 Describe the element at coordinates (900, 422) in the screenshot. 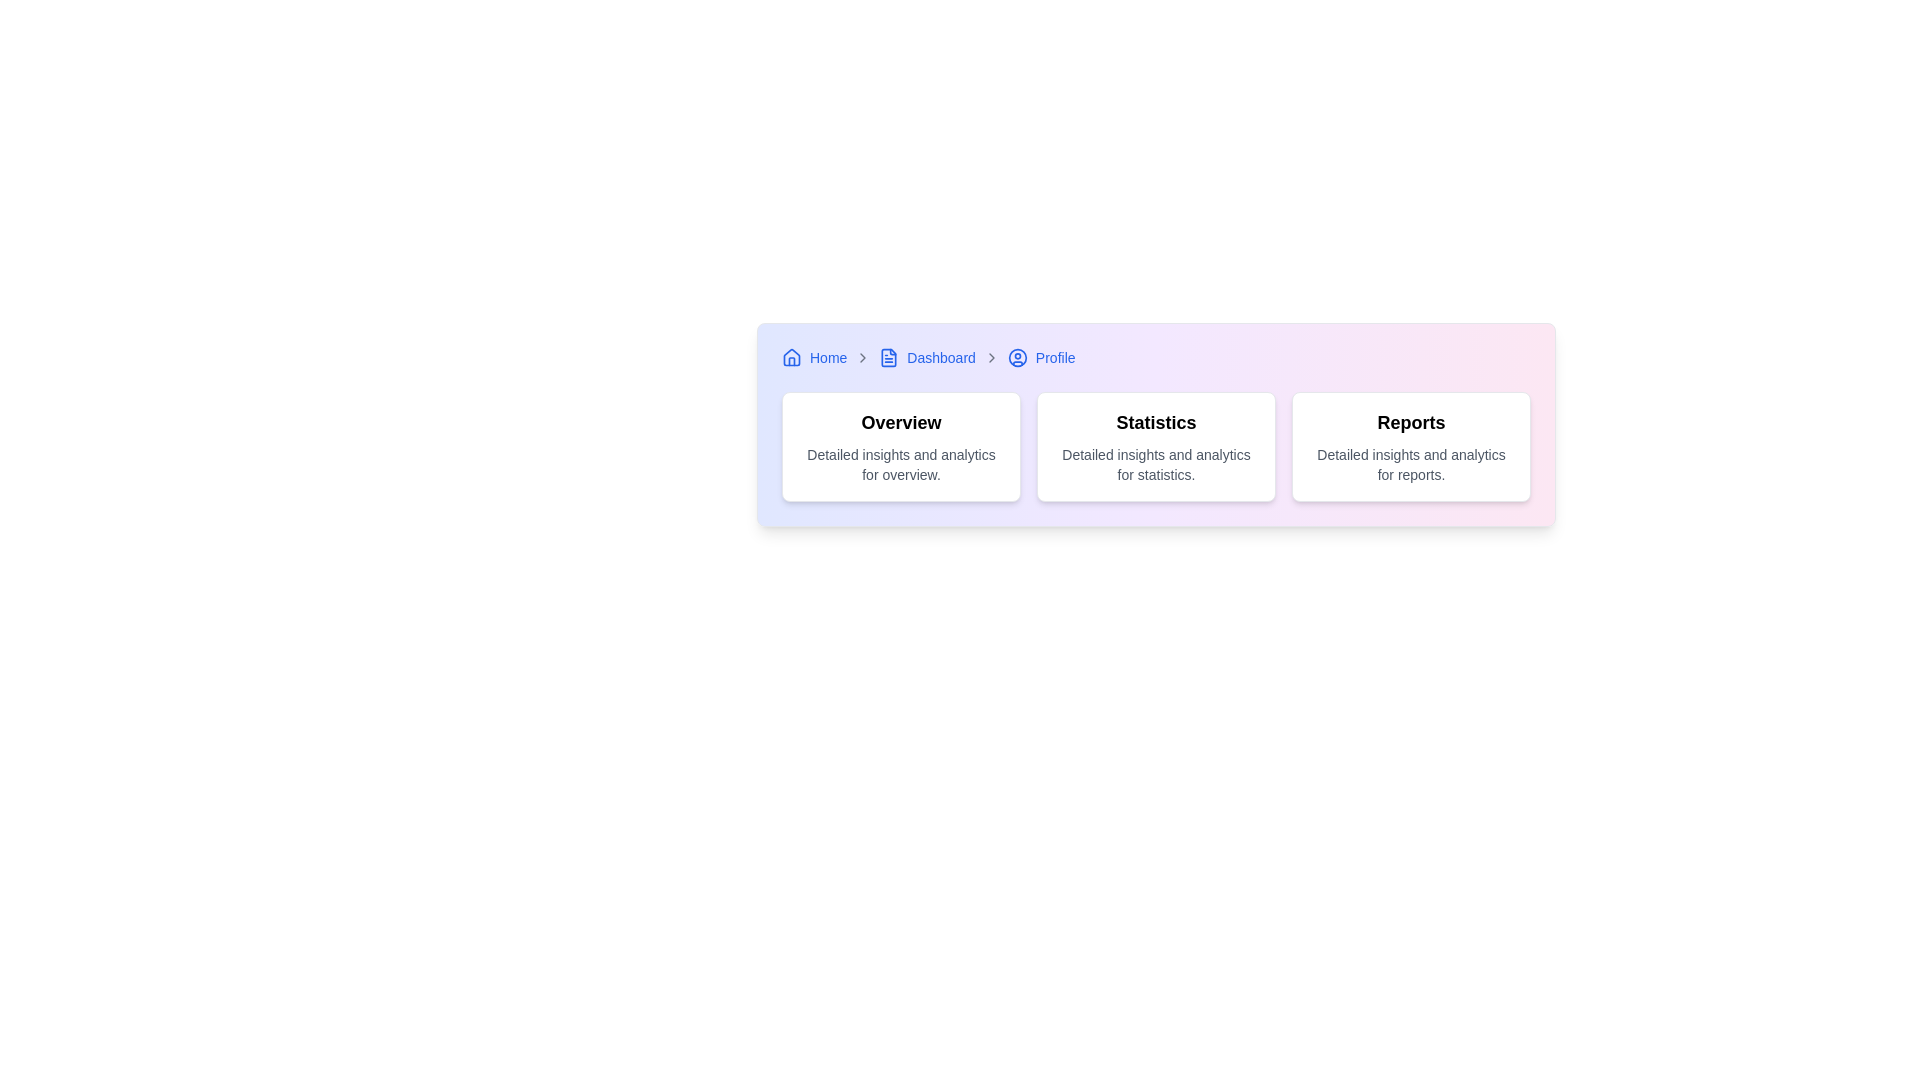

I see `the text label that serves as the title for the card indicating an overview, which is the first card element in a row of three horizontally displayed cards` at that location.